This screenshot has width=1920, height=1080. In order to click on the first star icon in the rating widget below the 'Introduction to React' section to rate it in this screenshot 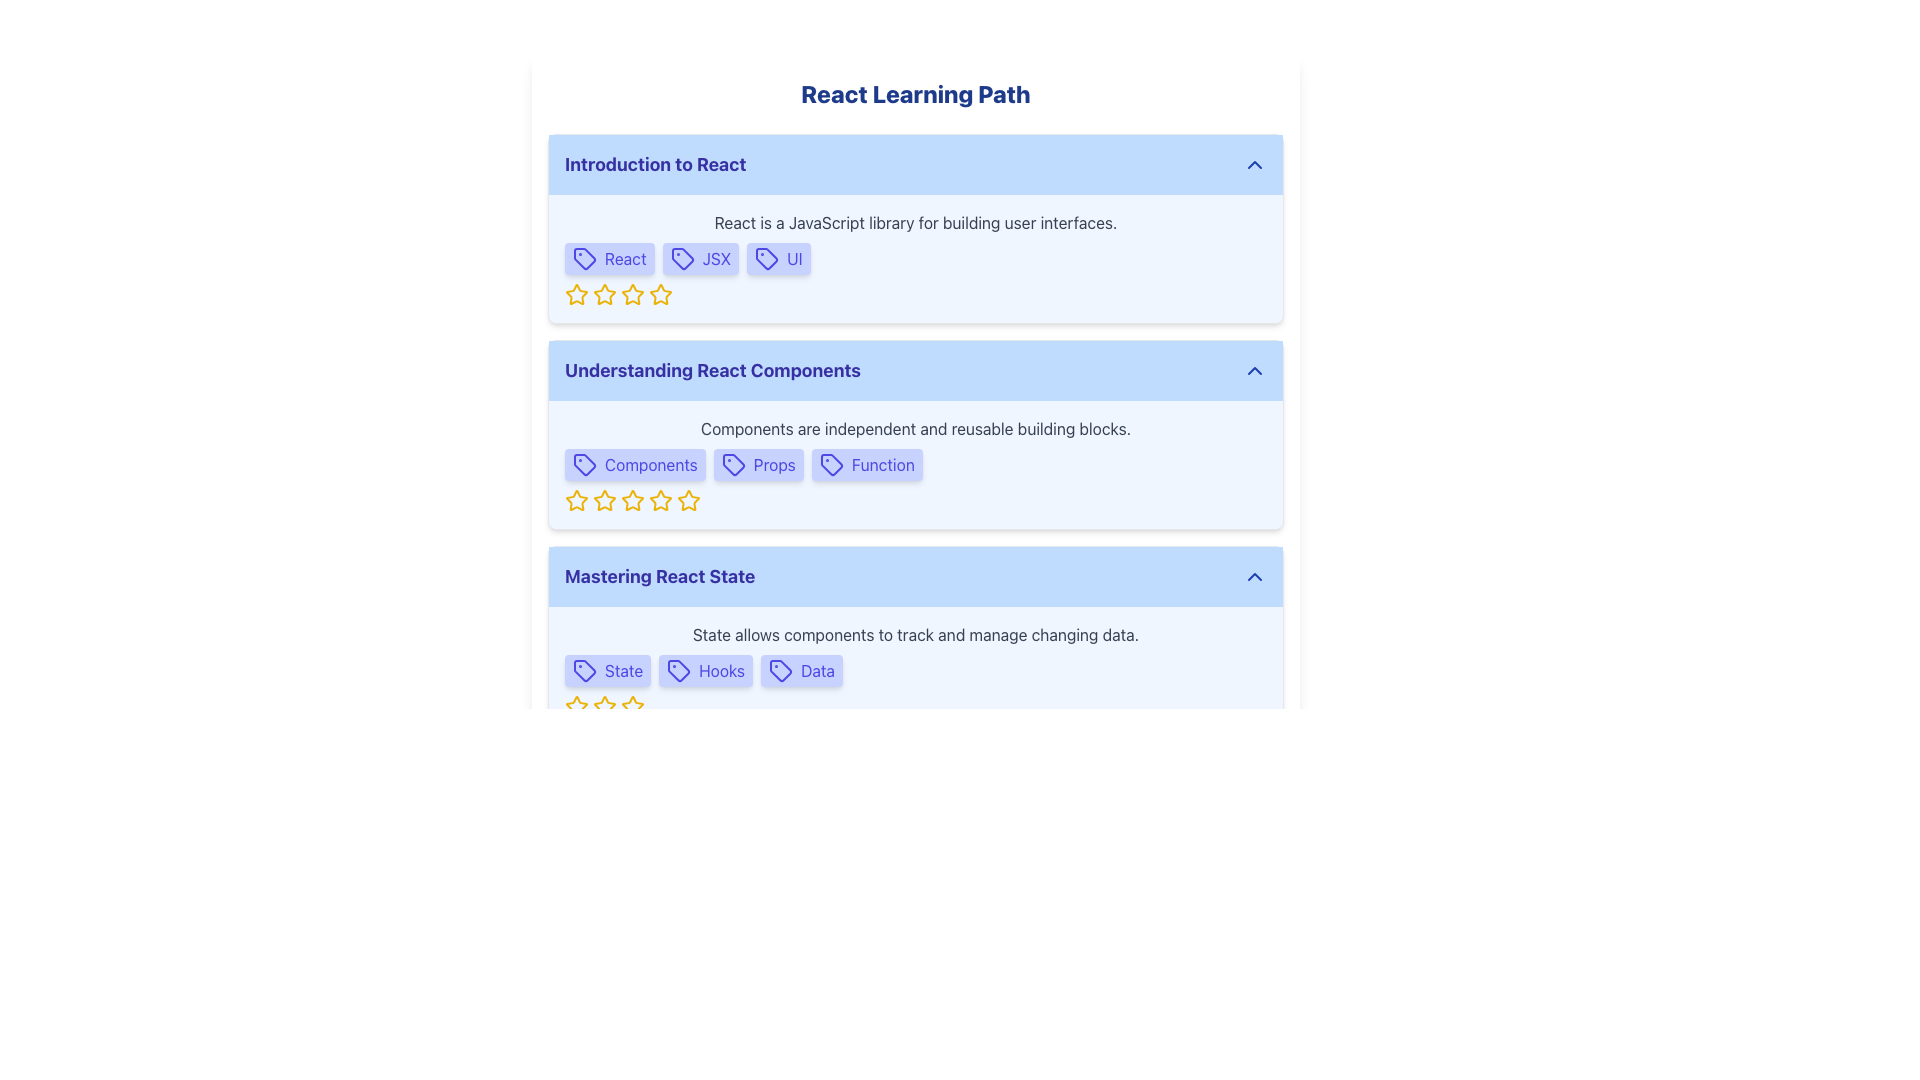, I will do `click(575, 294)`.